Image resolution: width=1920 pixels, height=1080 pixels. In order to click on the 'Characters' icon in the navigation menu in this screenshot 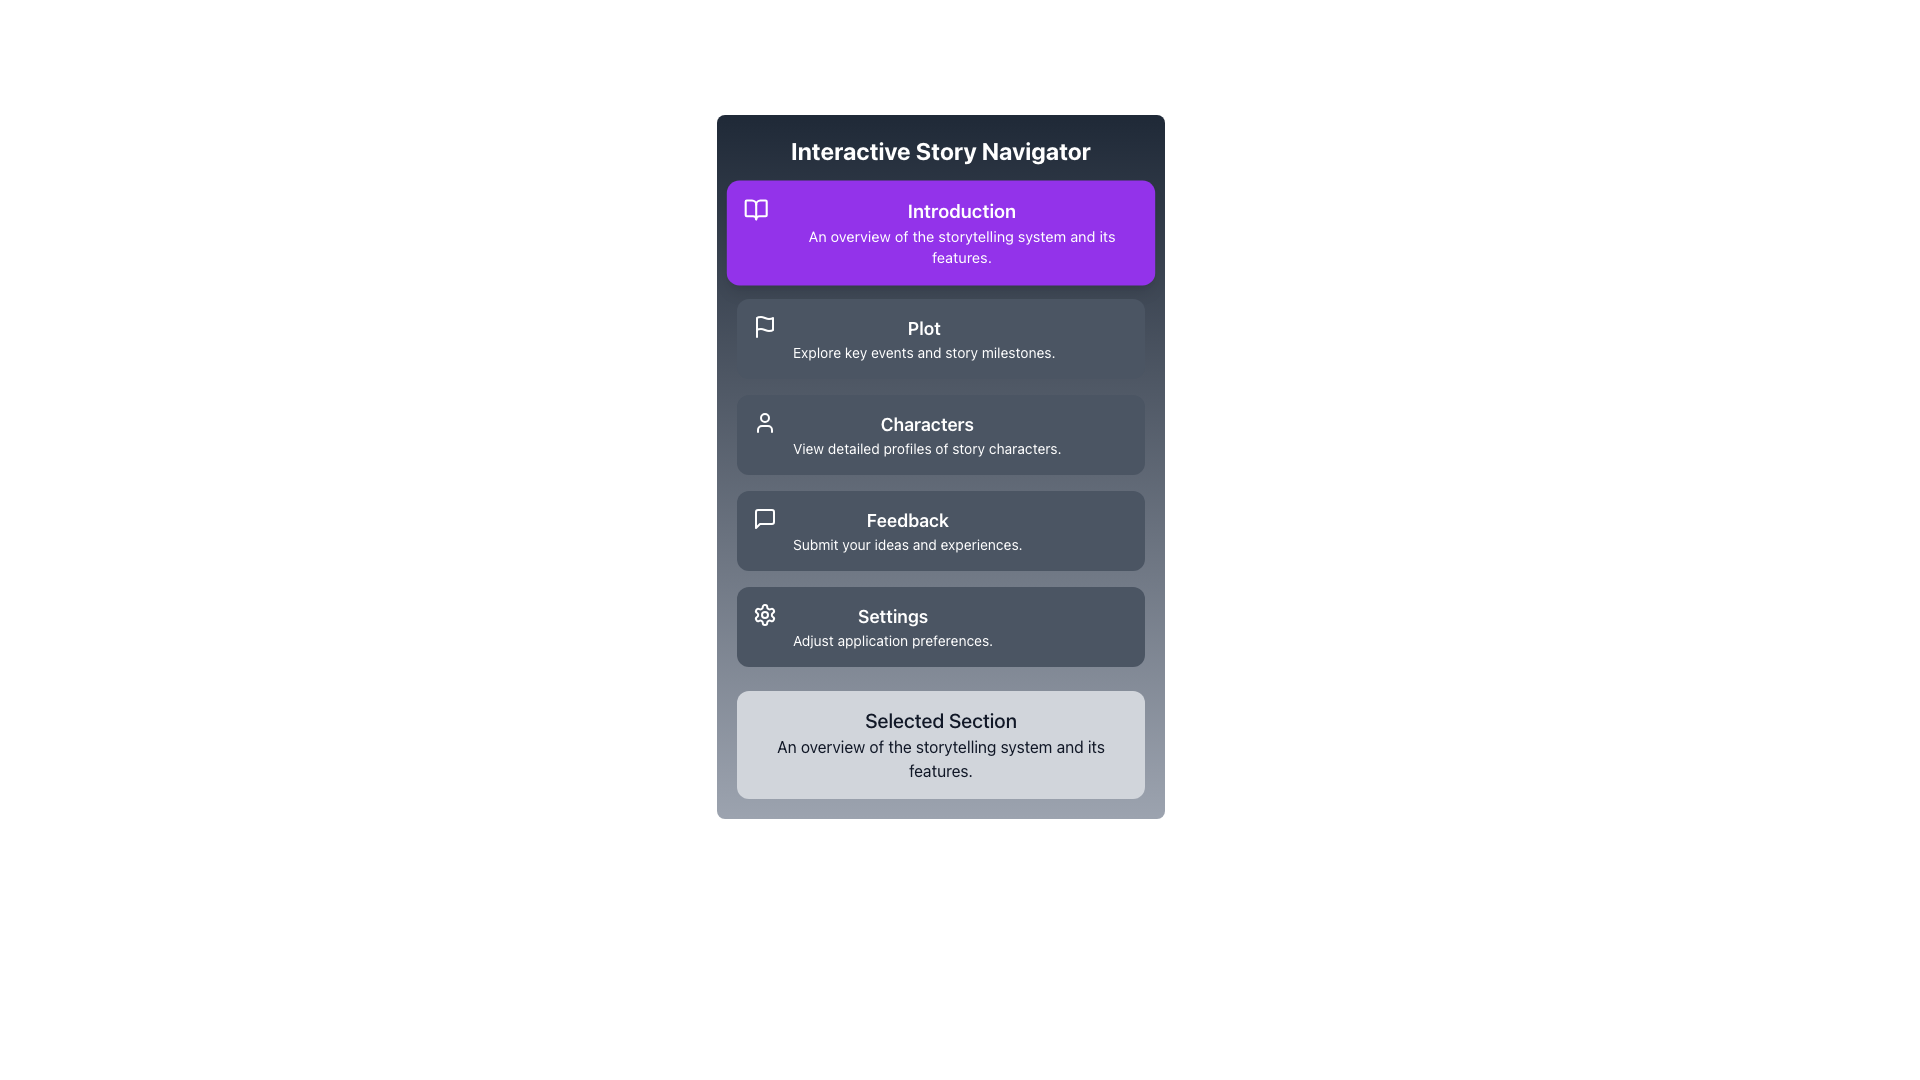, I will do `click(763, 422)`.